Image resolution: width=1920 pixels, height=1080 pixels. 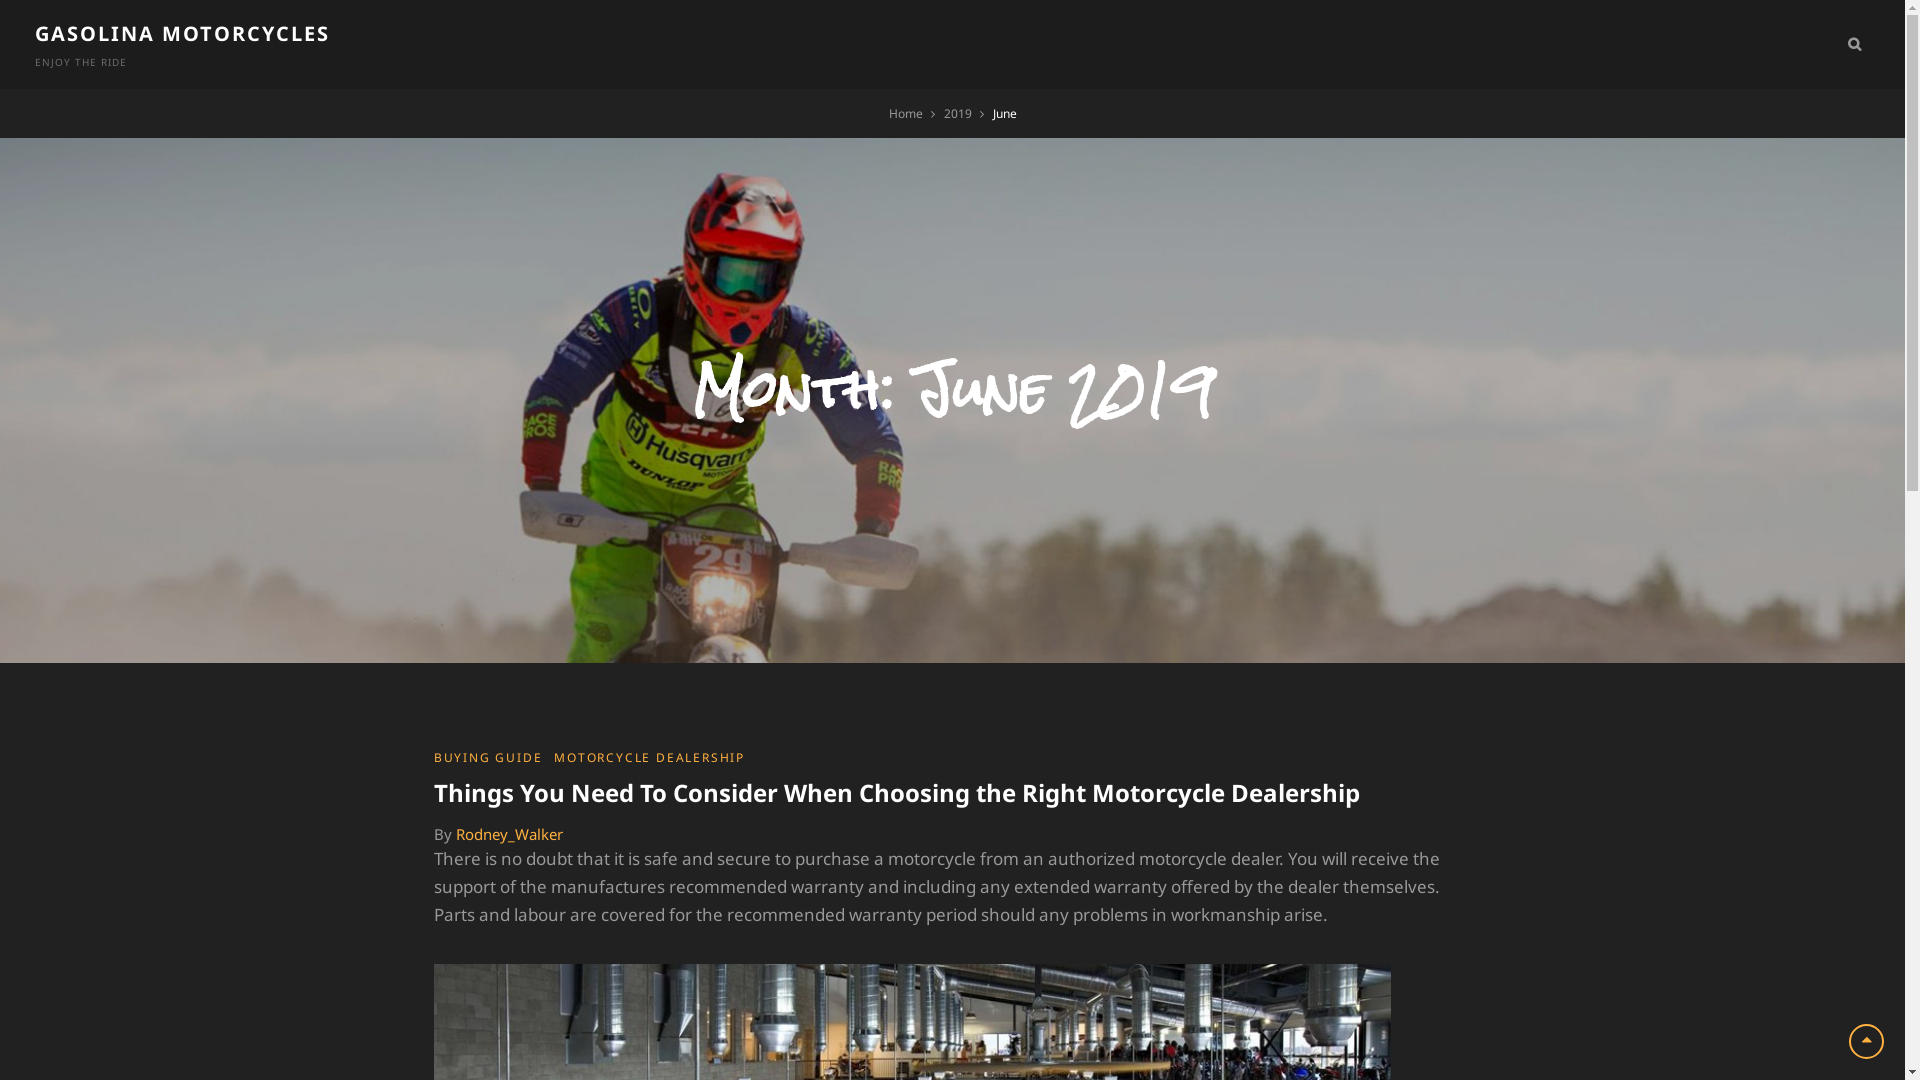 I want to click on 'Skip to content', so click(x=0, y=0).